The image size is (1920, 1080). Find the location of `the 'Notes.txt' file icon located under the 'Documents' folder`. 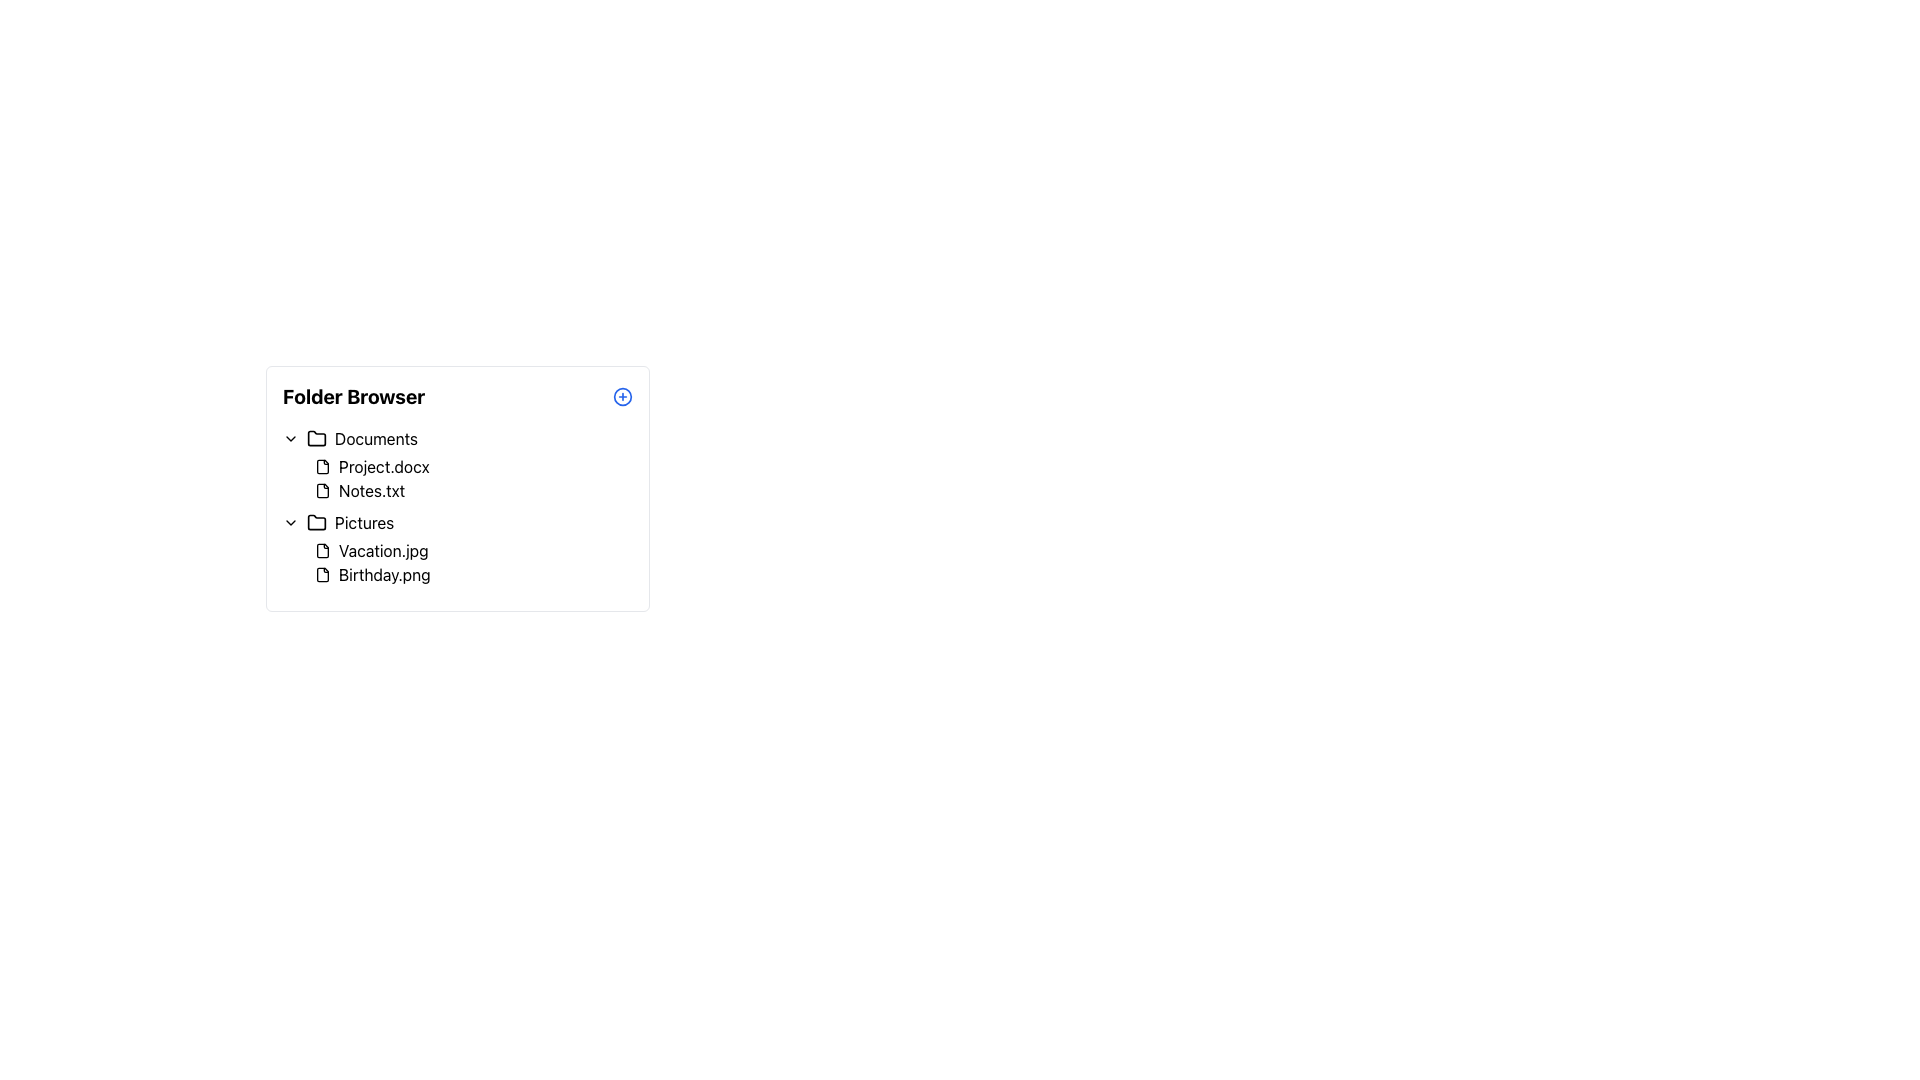

the 'Notes.txt' file icon located under the 'Documents' folder is located at coordinates (322, 490).